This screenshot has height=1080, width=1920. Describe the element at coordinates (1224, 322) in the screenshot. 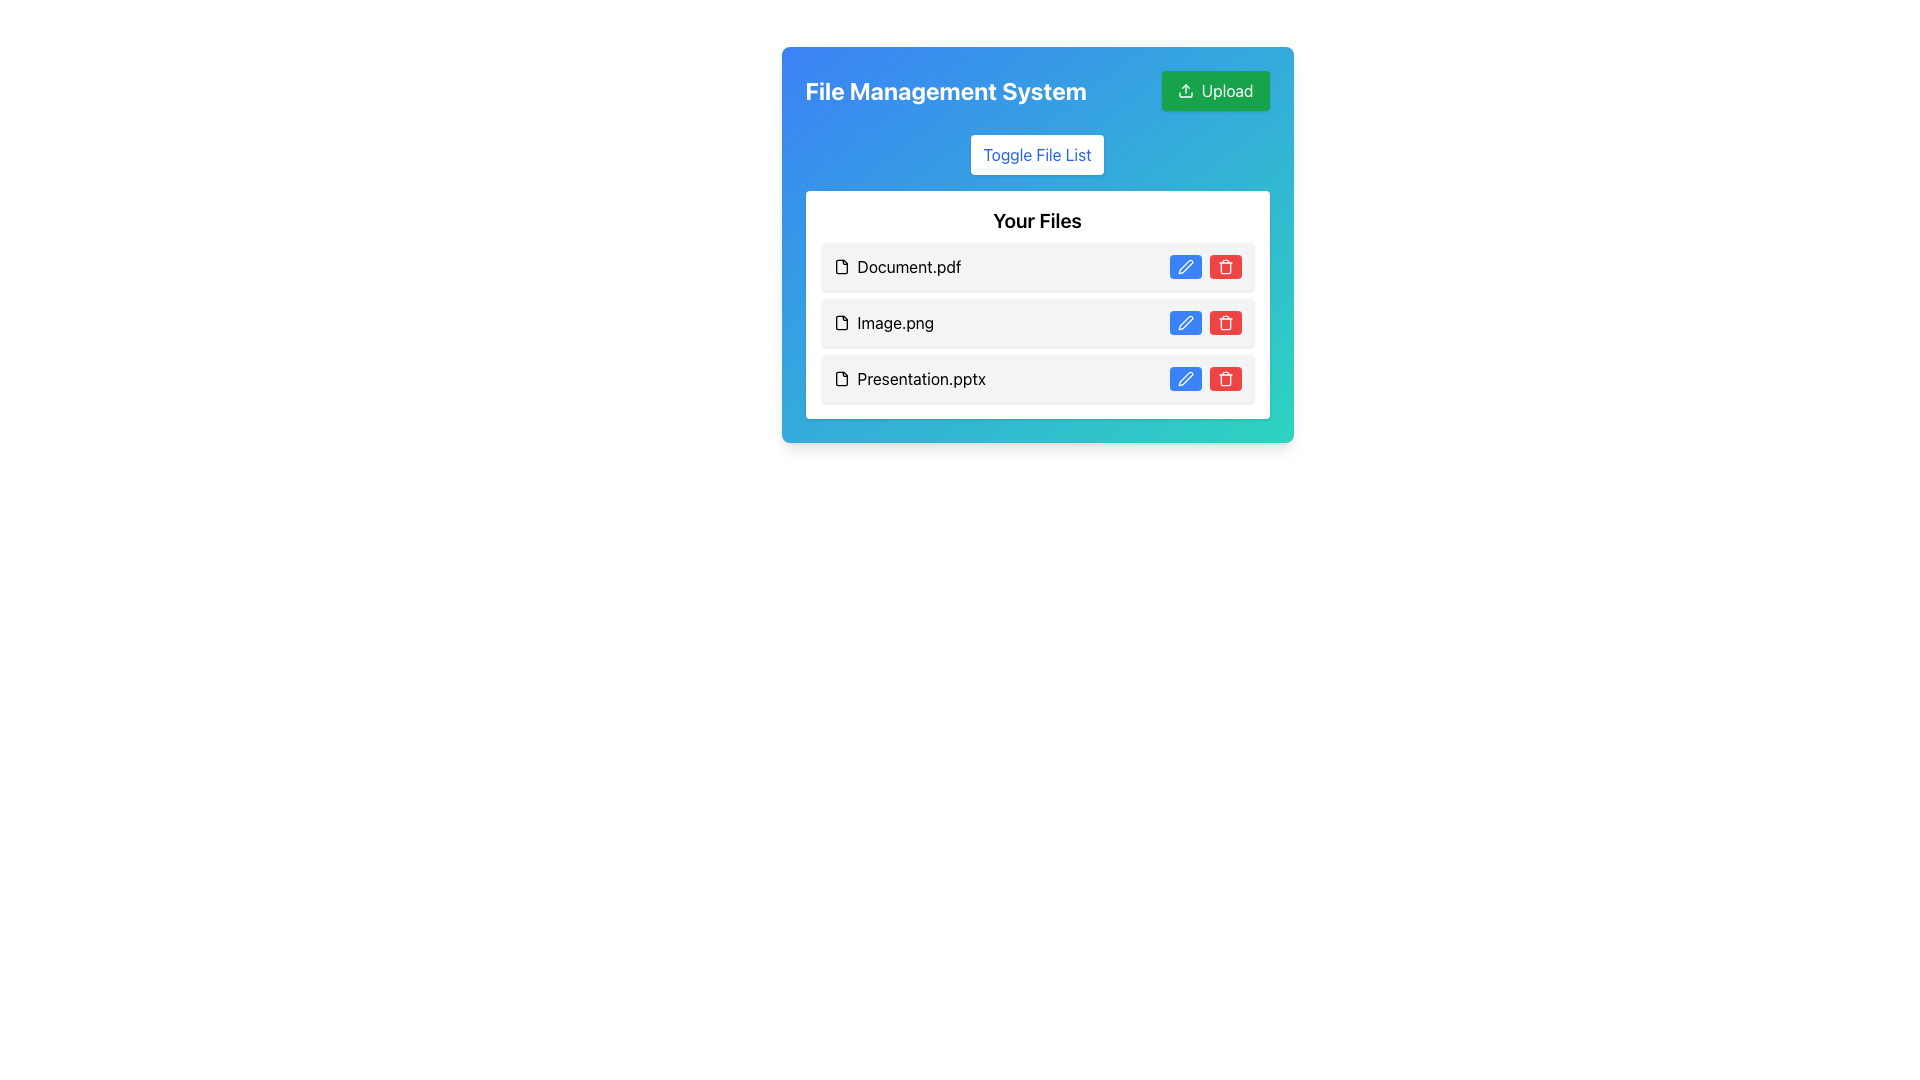

I see `the red trash can icon button` at that location.